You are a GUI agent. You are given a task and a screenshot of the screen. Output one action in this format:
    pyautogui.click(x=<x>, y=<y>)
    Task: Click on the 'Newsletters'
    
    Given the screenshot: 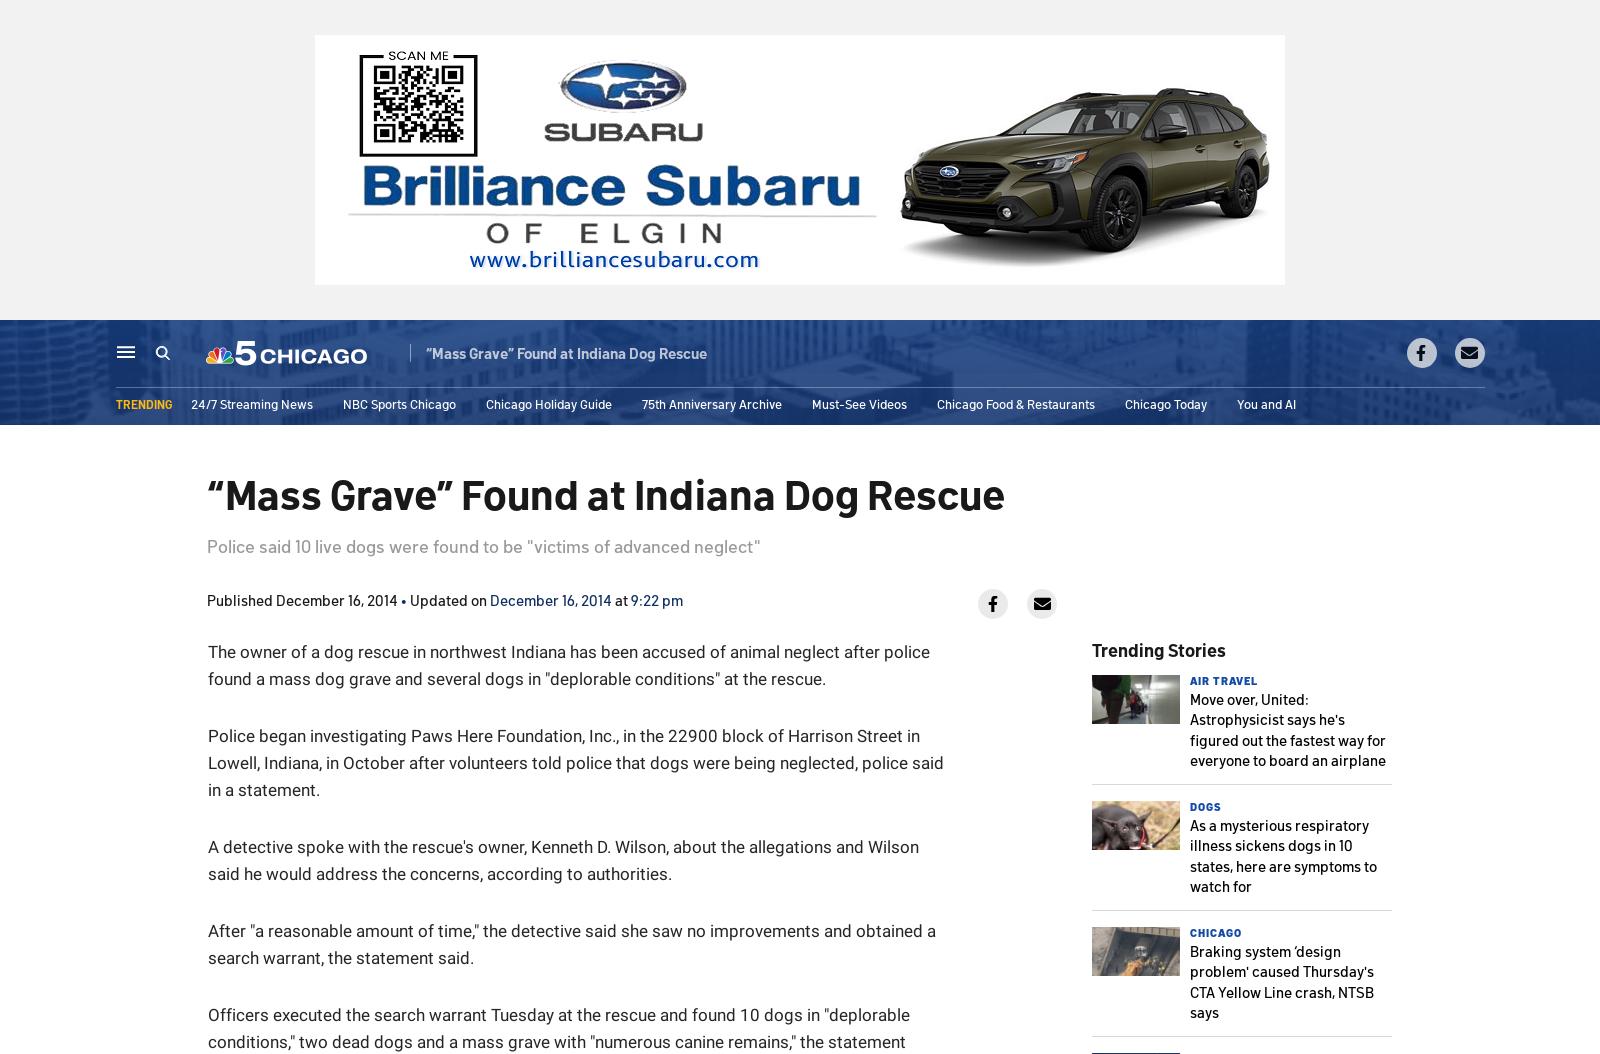 What is the action you would take?
    pyautogui.click(x=1108, y=354)
    